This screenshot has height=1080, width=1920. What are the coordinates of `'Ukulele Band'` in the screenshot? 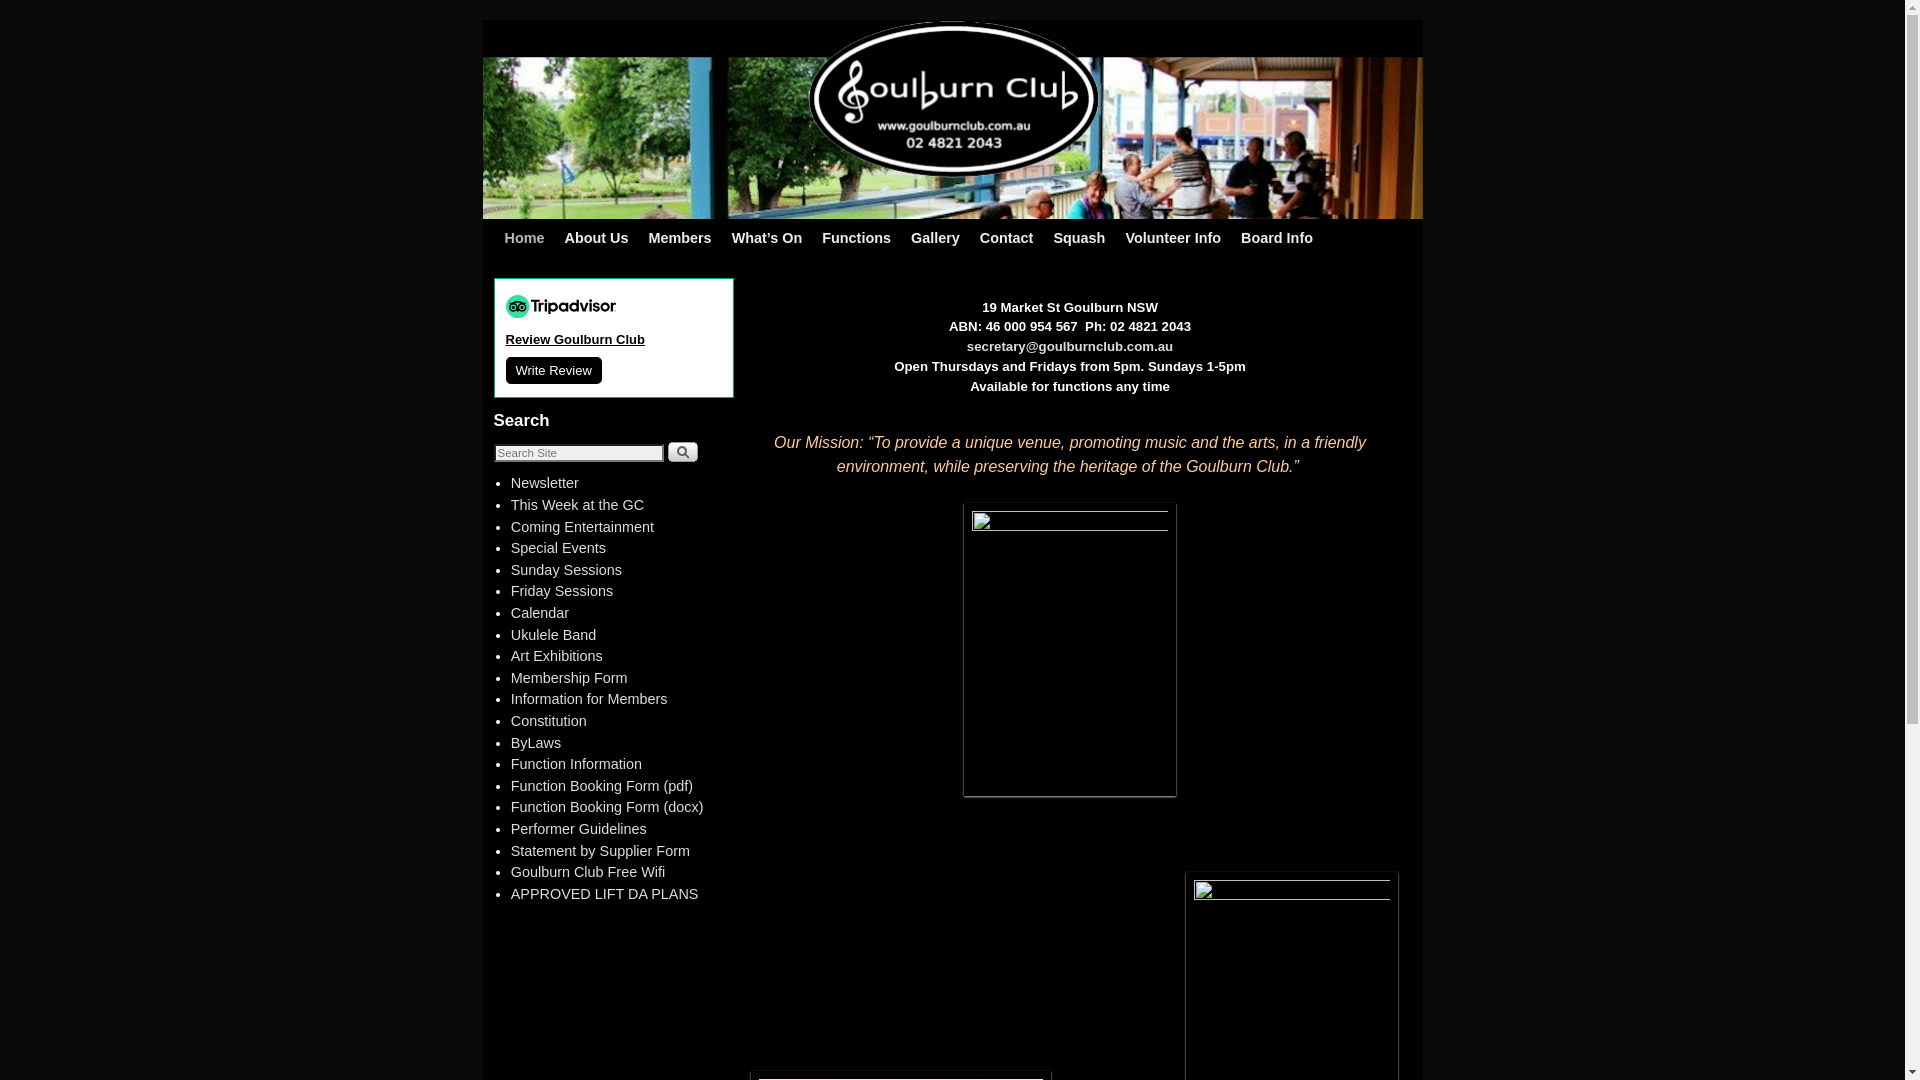 It's located at (553, 635).